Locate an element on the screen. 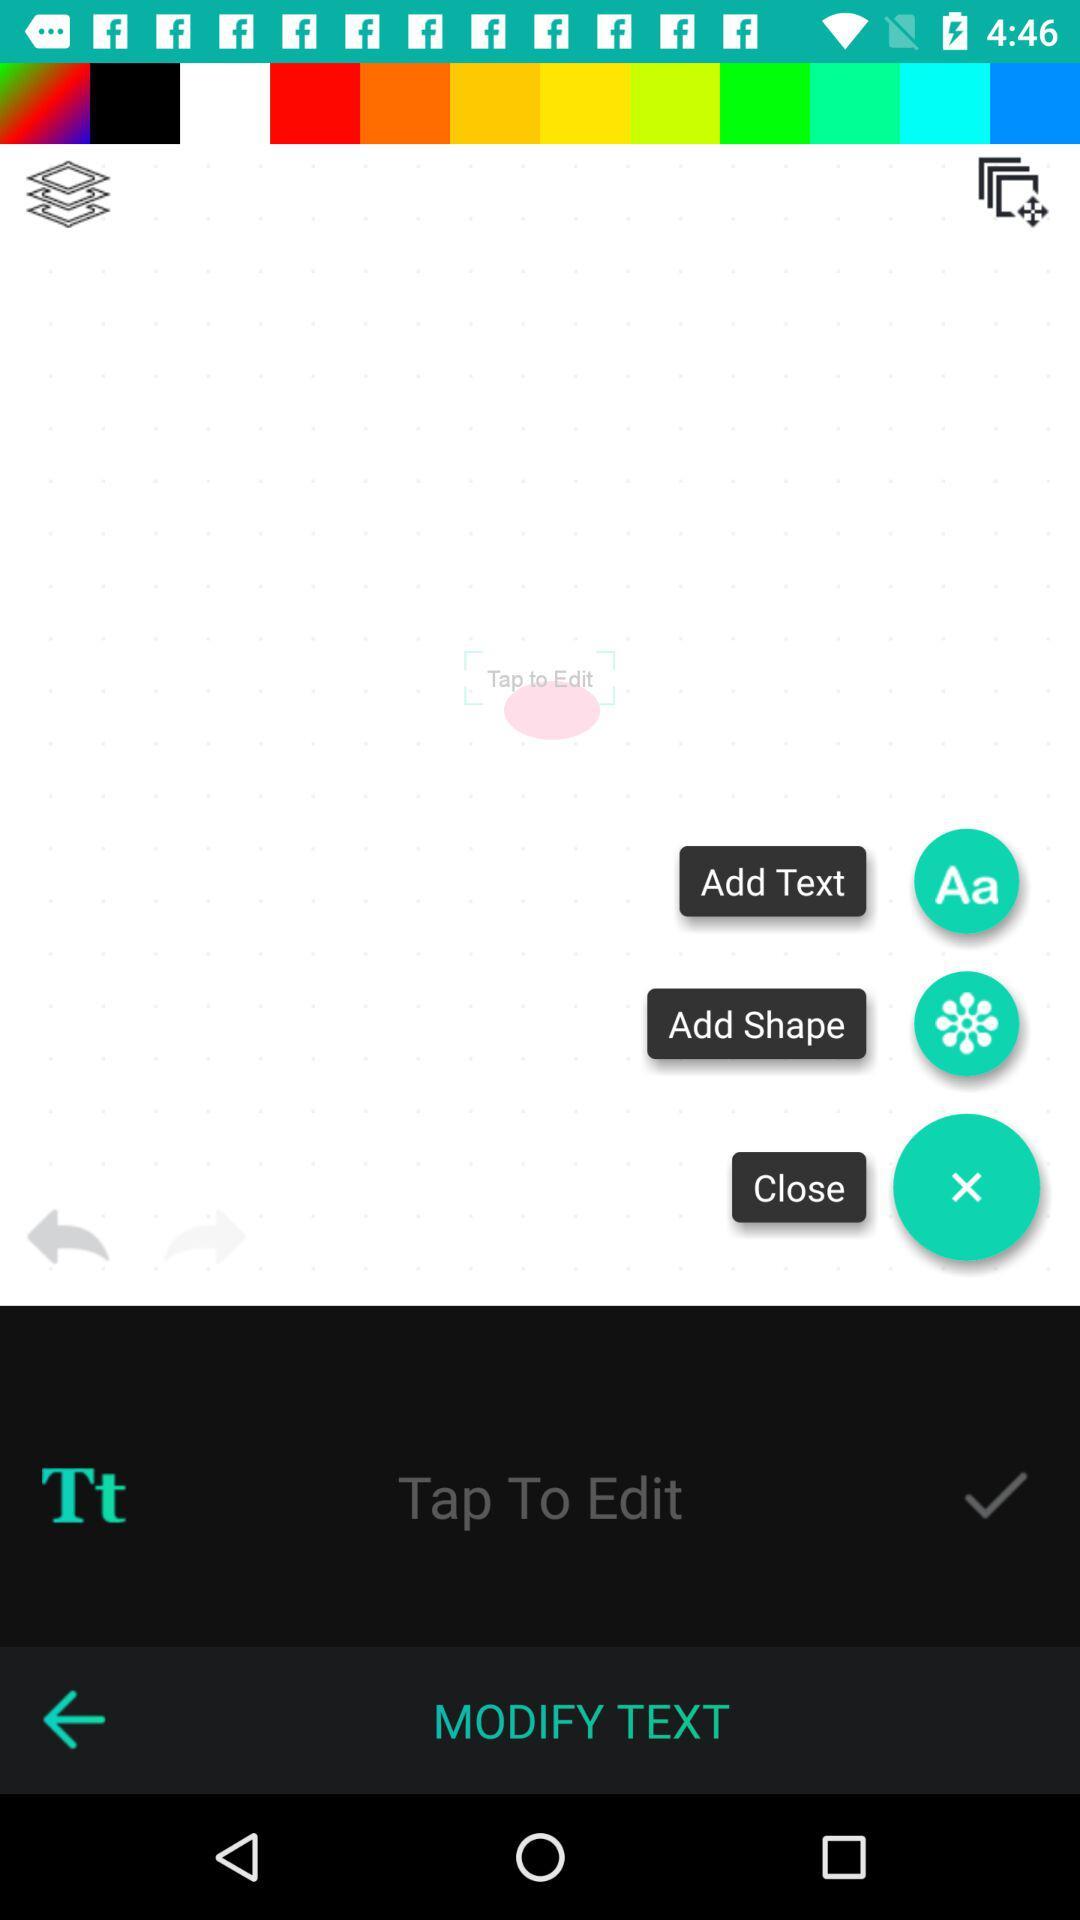 This screenshot has width=1080, height=1920. tap to edit is located at coordinates (538, 677).